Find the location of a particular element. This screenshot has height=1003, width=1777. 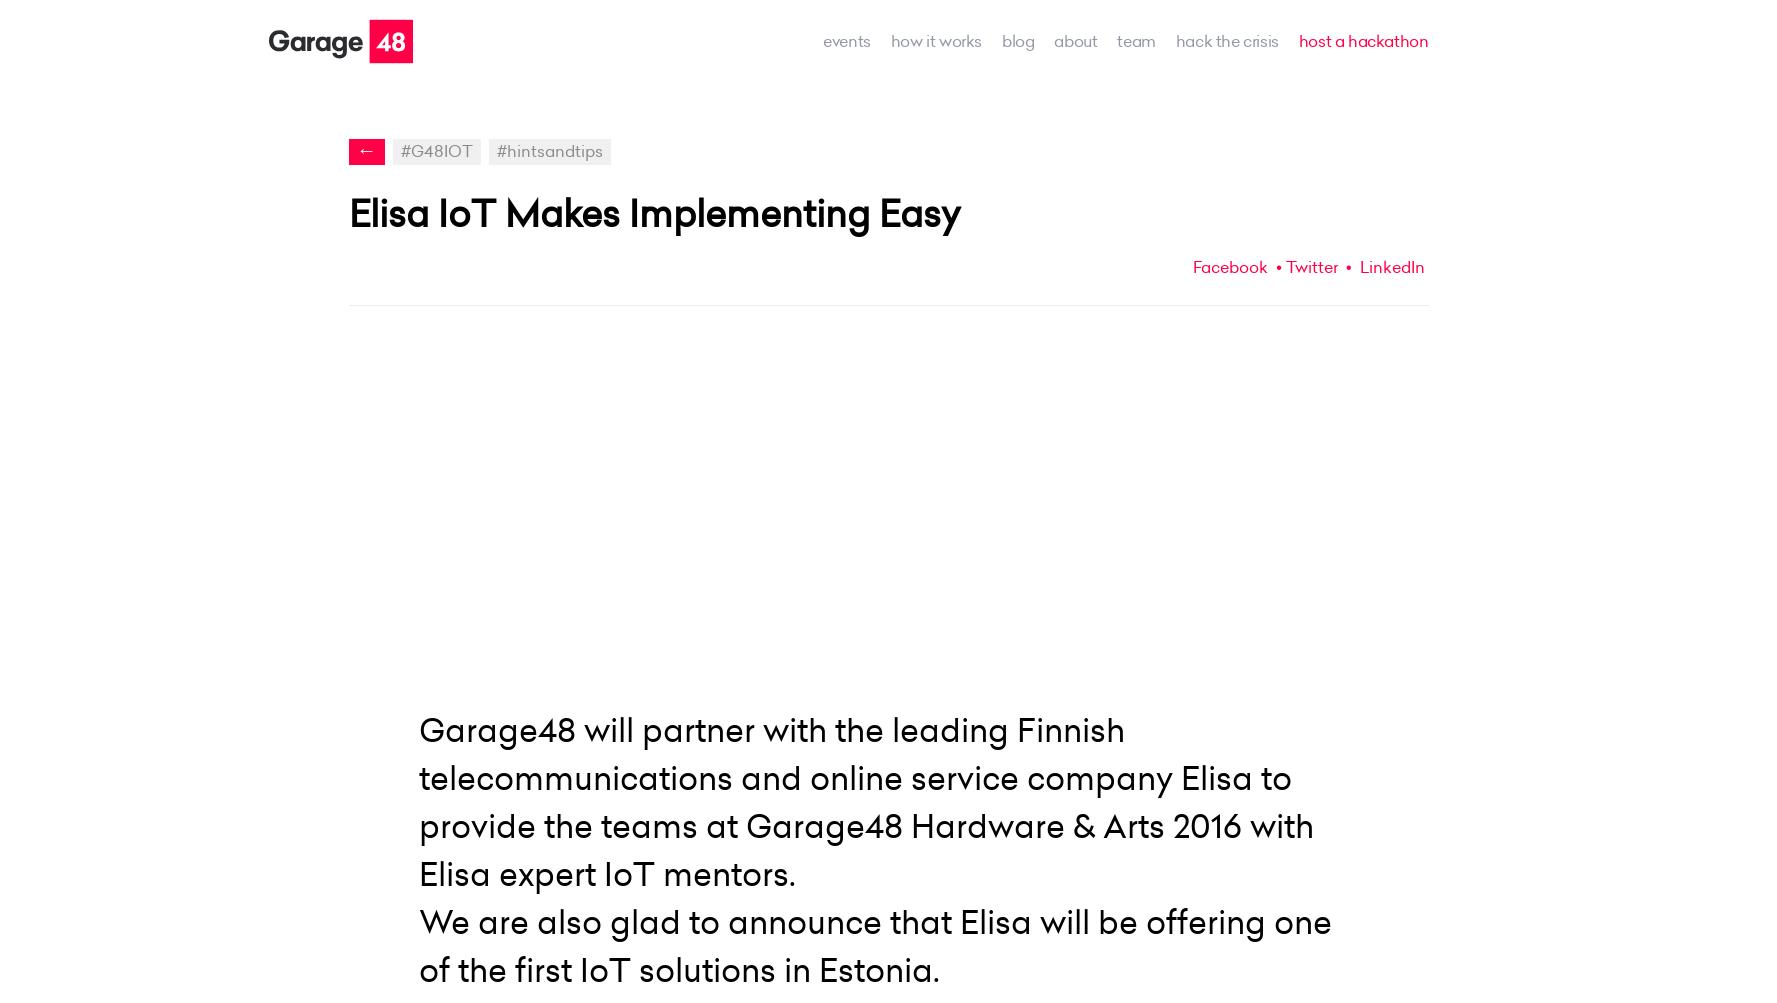

'LinkedIn' is located at coordinates (1388, 265).